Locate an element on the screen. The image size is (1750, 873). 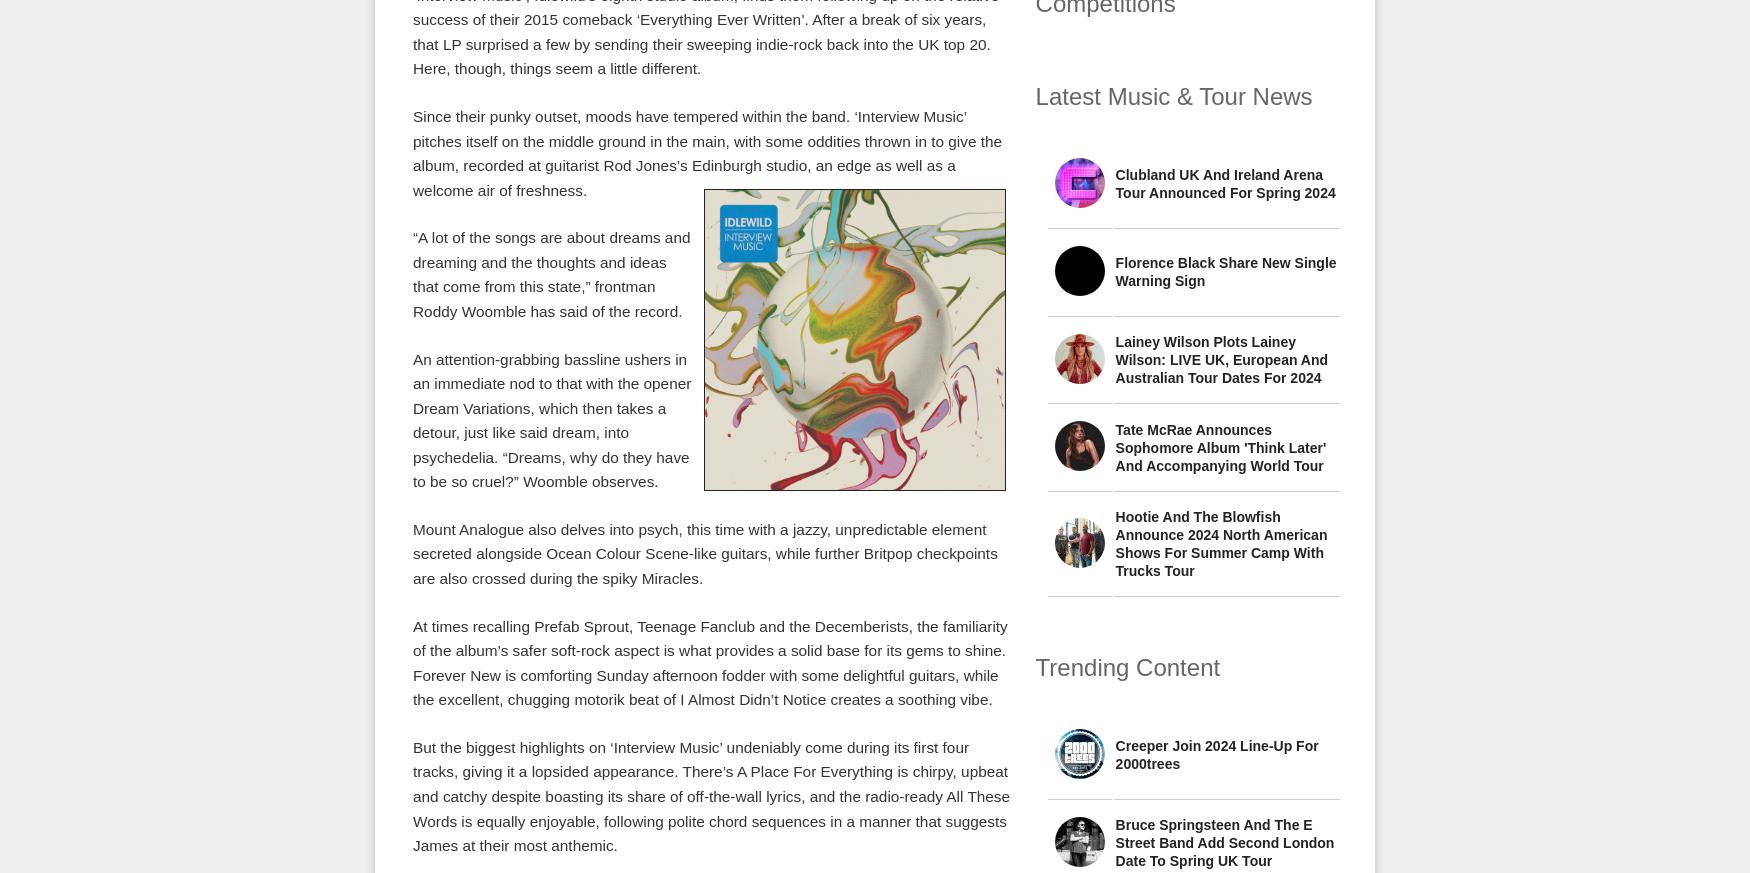
'Bruce Springsteen And The E Street Band Add Second London Date To Spring UK Tour' is located at coordinates (1224, 842).